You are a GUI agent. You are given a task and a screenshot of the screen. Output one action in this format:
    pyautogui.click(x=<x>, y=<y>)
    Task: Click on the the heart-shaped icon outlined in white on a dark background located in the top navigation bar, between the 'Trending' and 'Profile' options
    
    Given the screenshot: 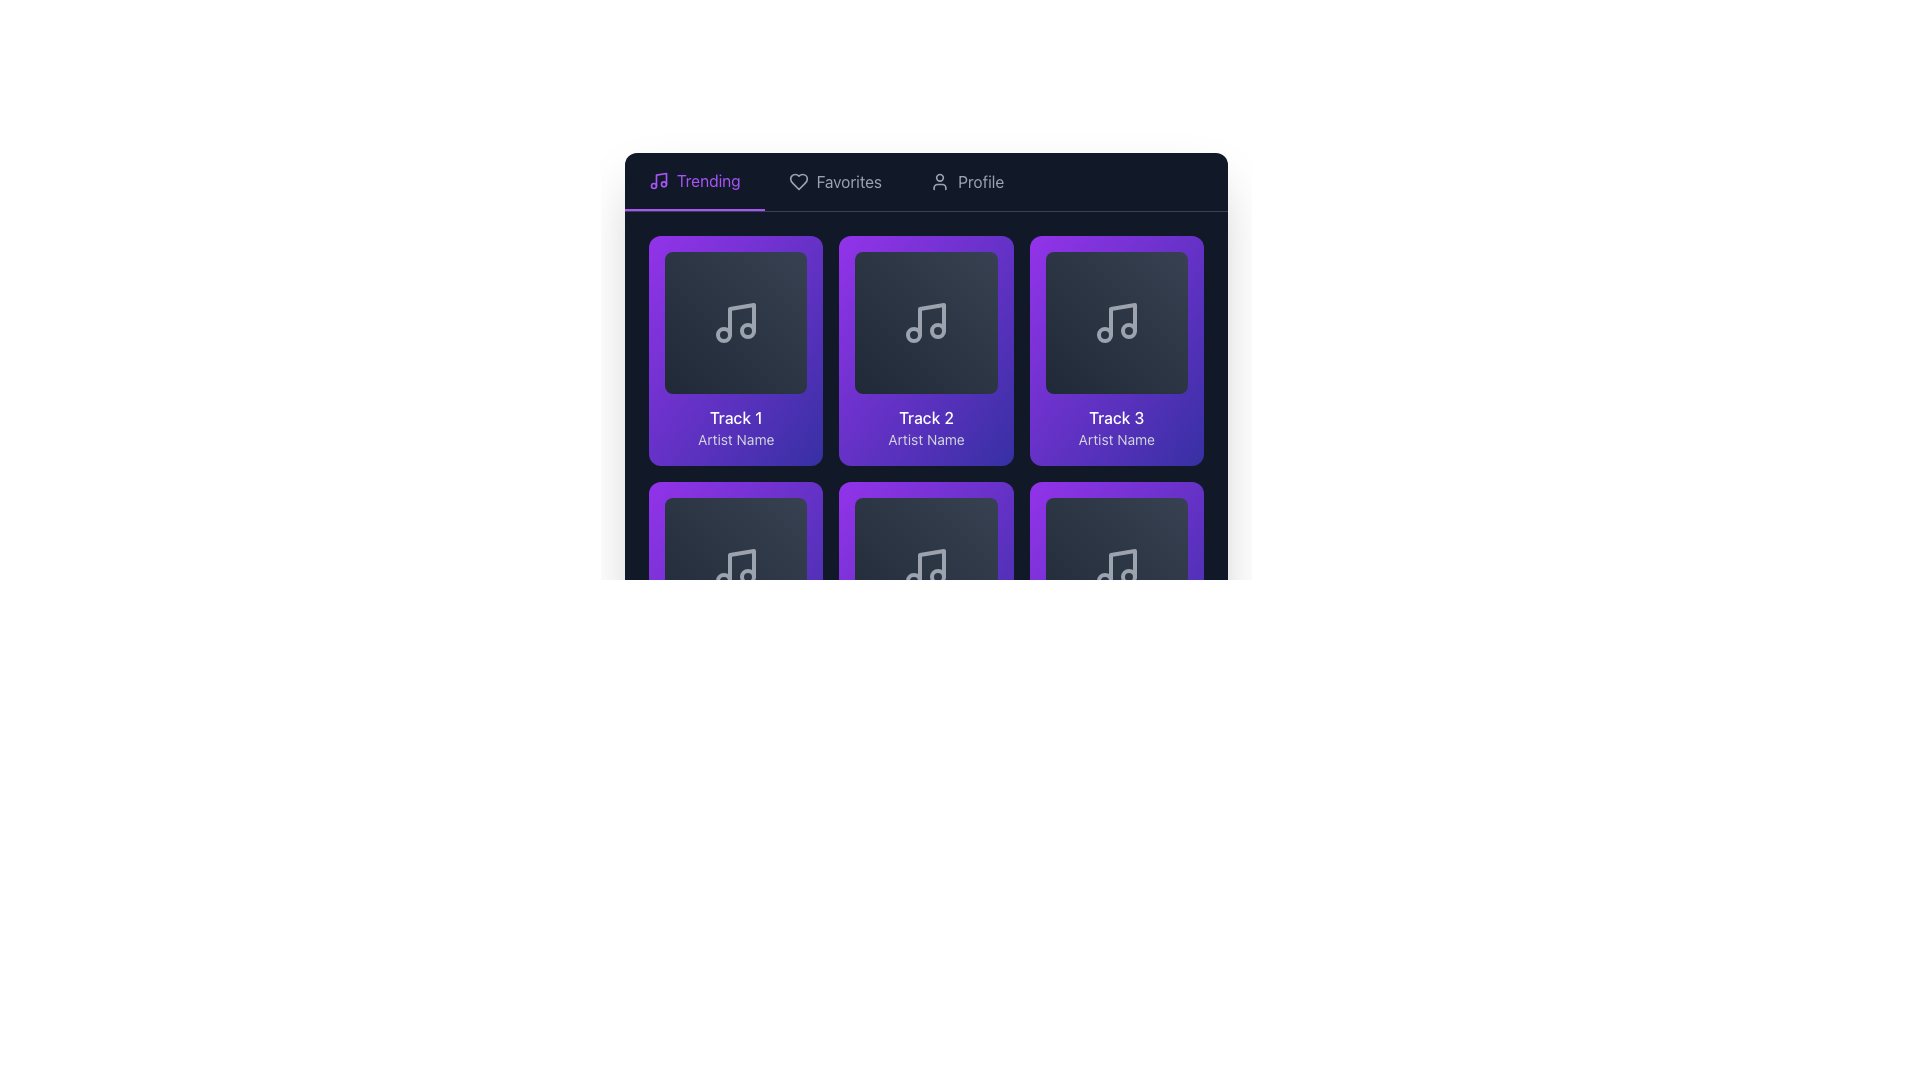 What is the action you would take?
    pyautogui.click(x=797, y=181)
    